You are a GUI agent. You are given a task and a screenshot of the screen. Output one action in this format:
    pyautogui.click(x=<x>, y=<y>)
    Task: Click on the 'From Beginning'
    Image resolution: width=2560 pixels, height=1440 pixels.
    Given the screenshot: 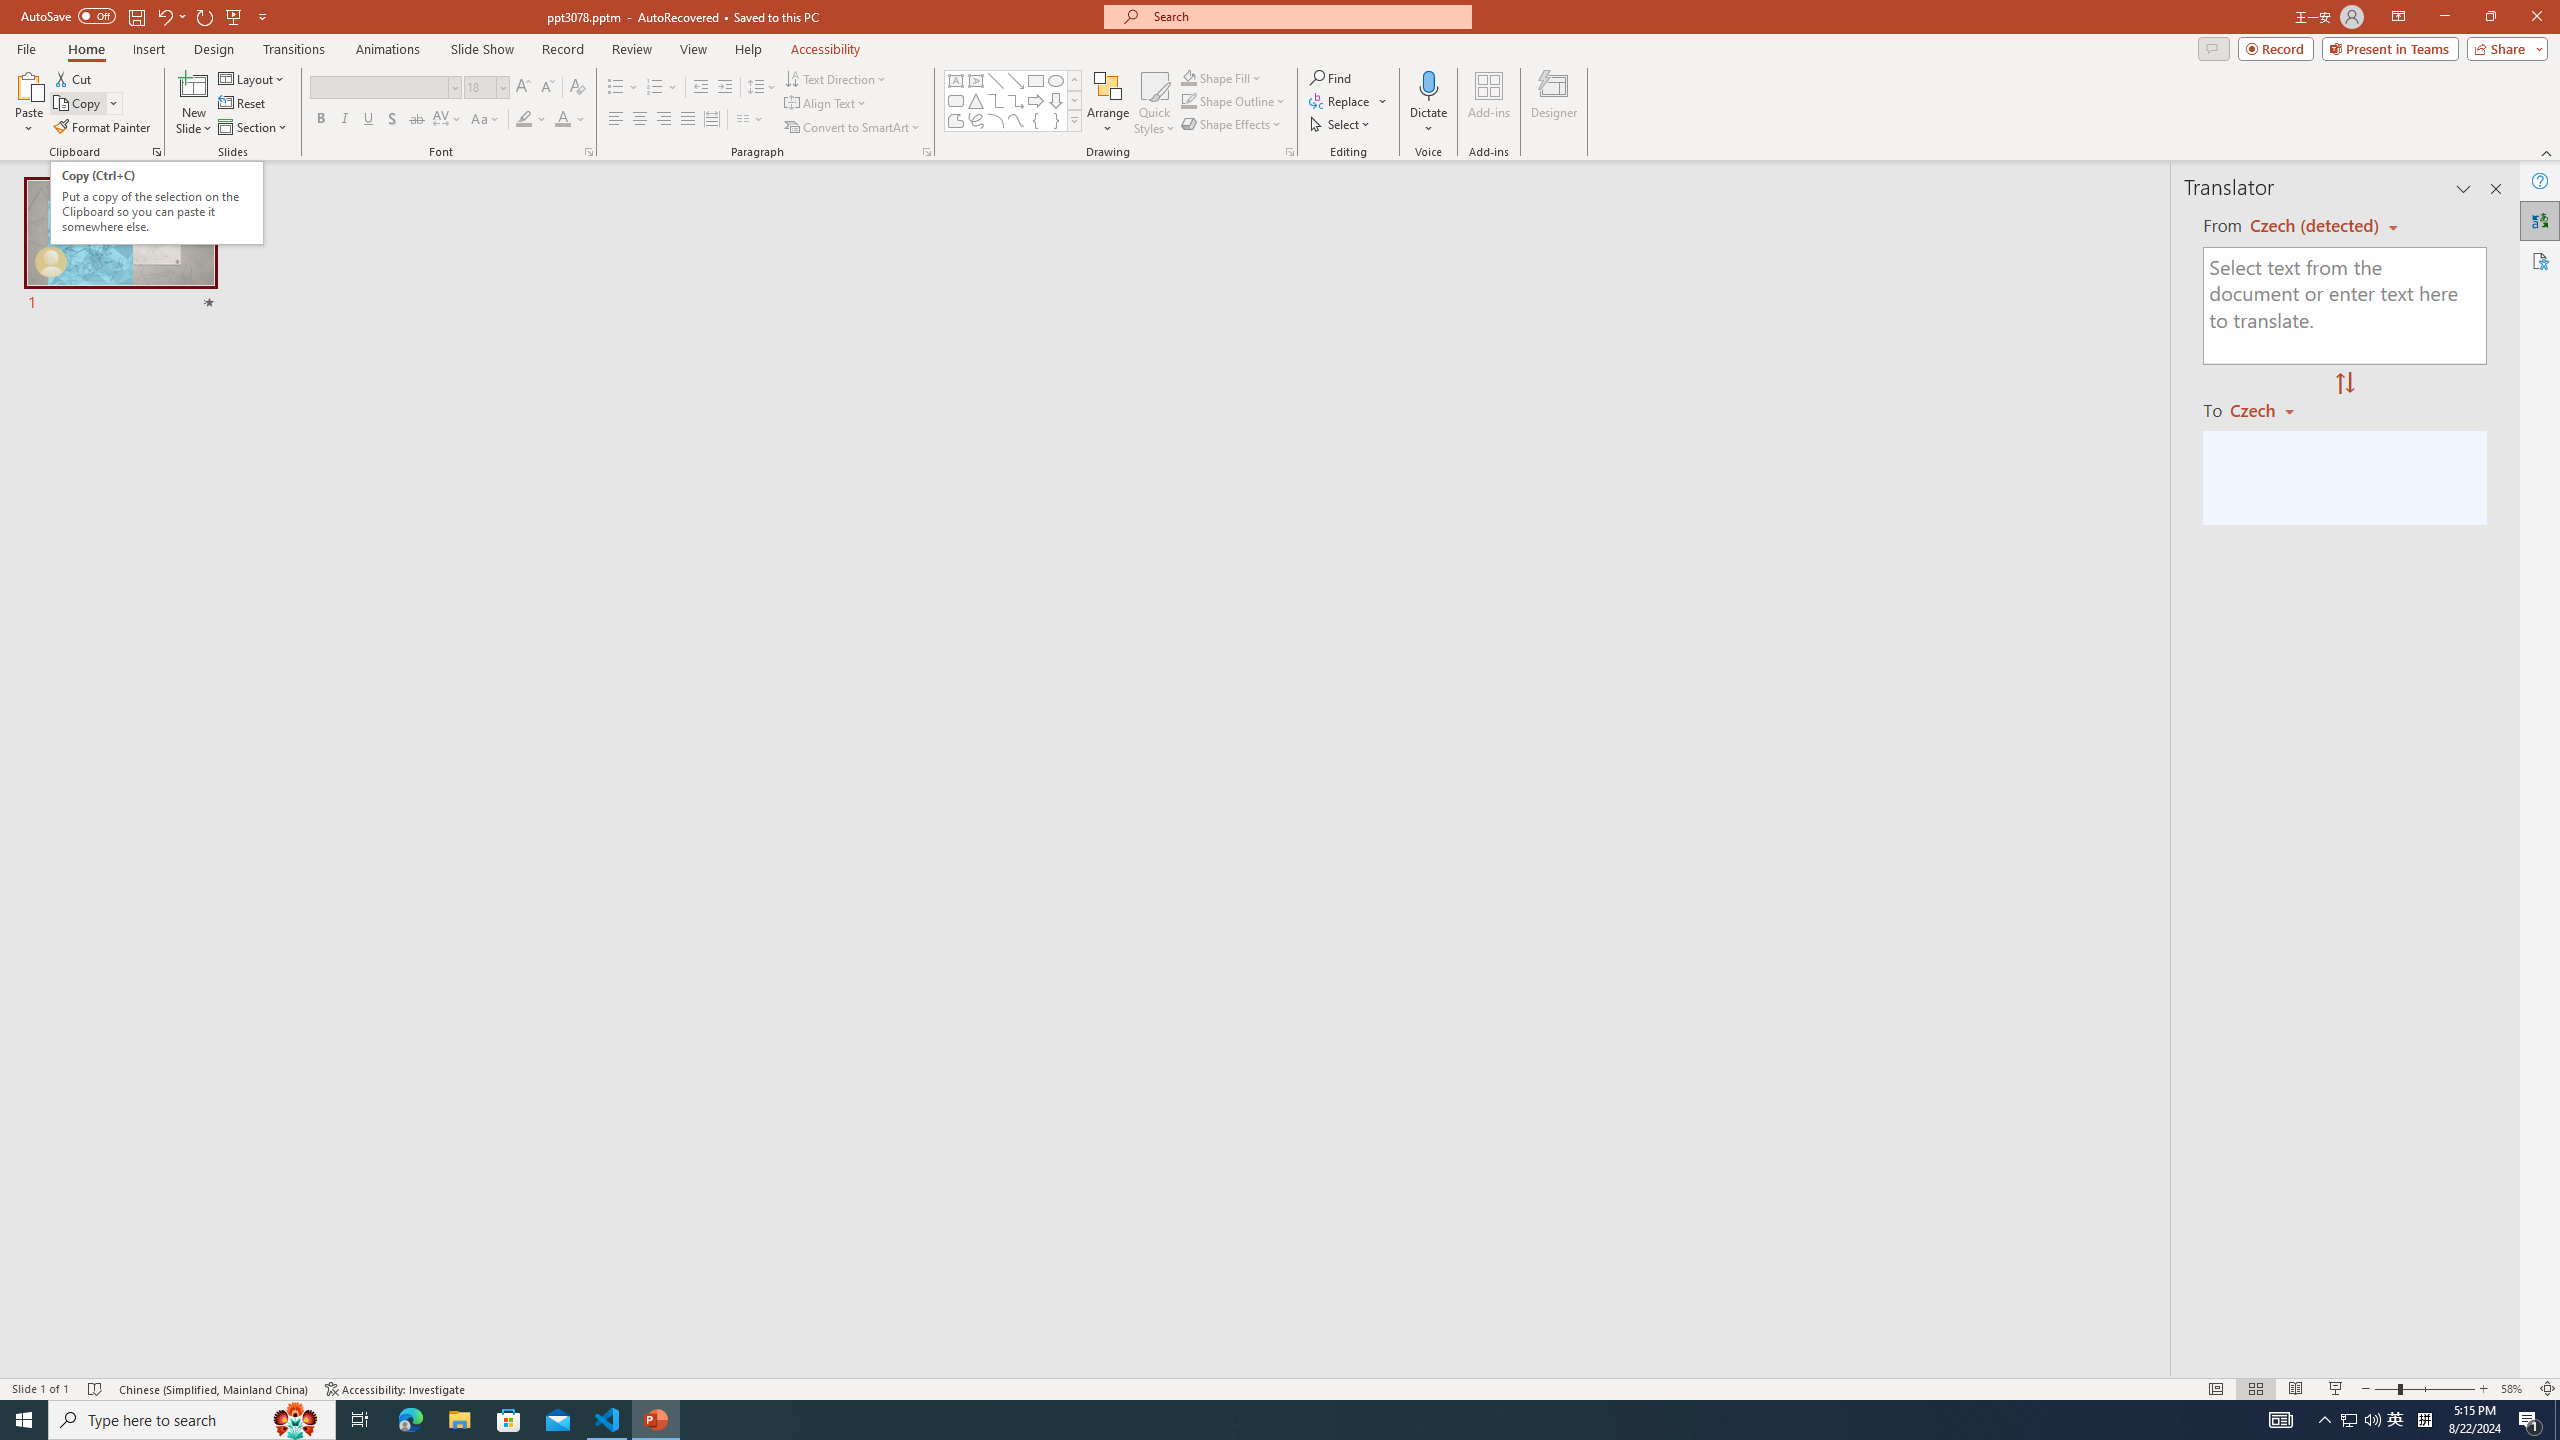 What is the action you would take?
    pyautogui.click(x=233, y=15)
    